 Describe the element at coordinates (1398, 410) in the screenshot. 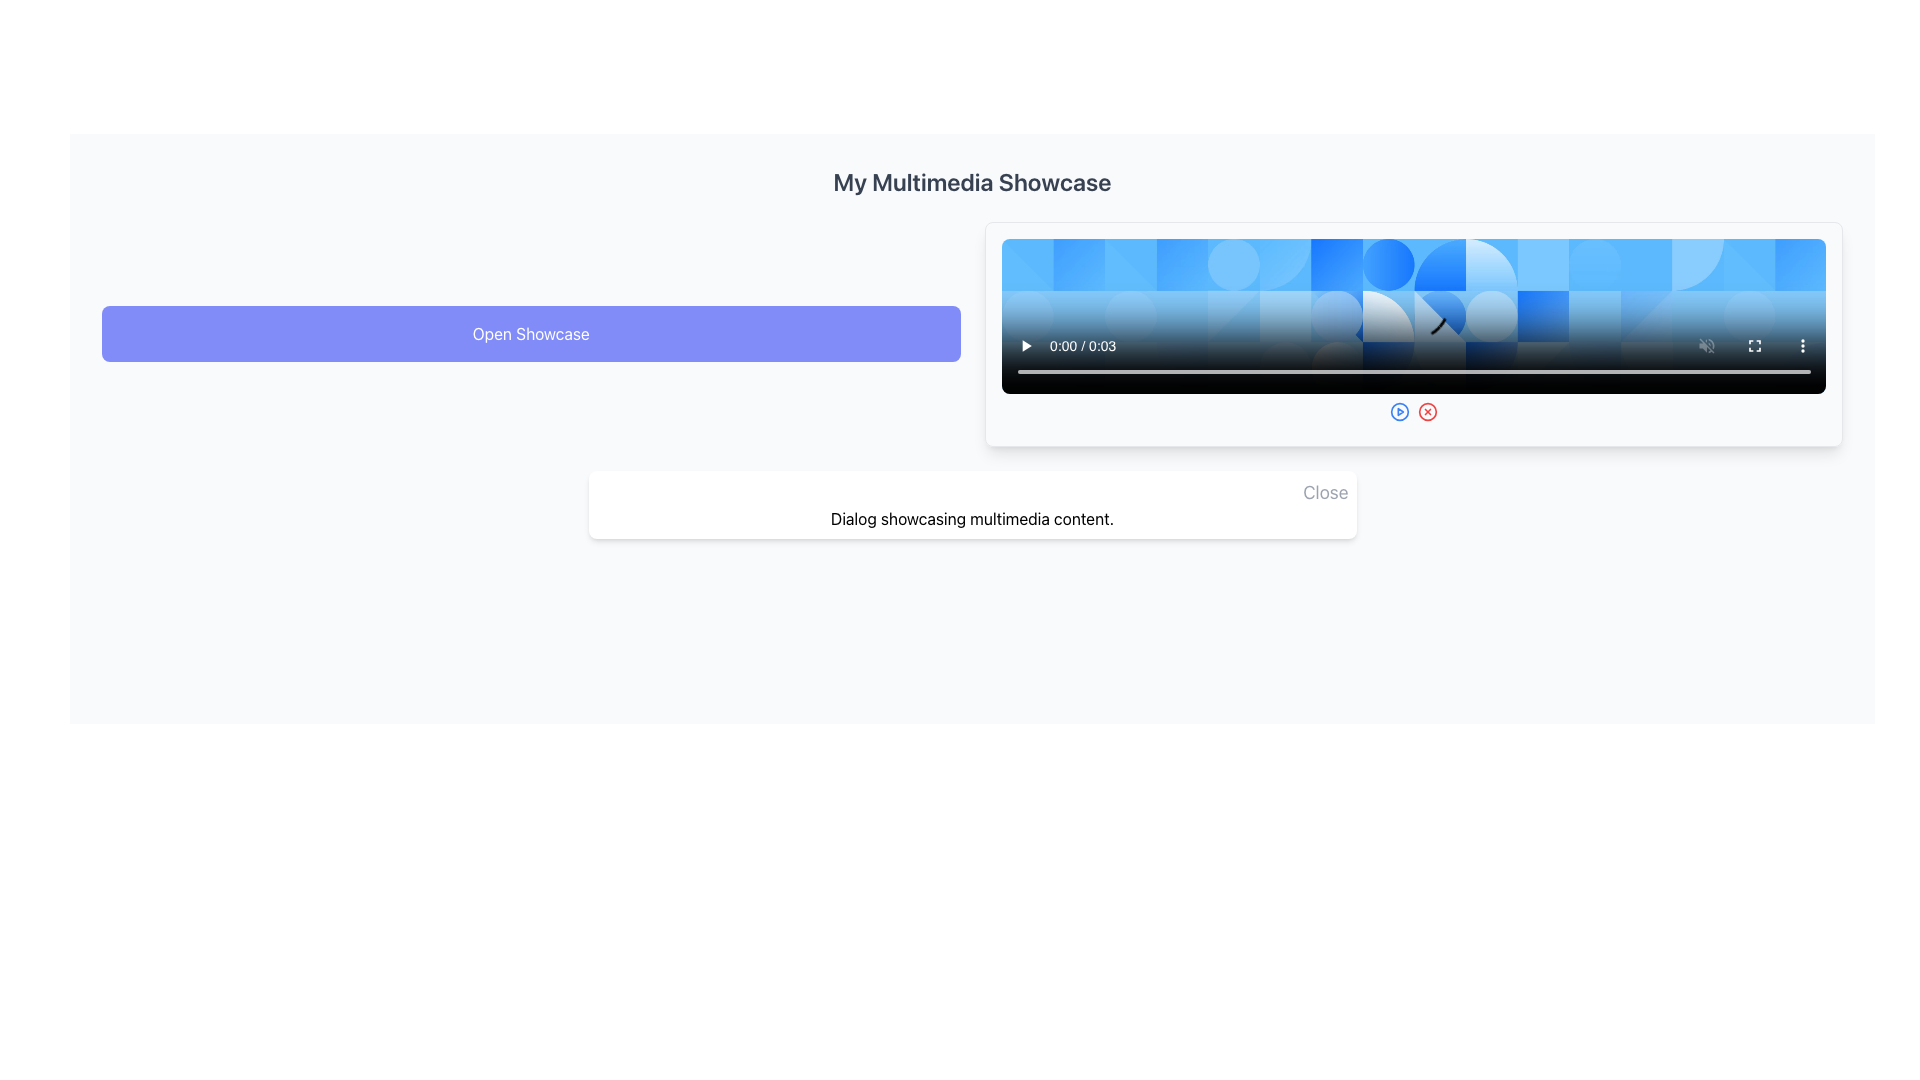

I see `the circular play button with a blue border and triangular play symbol` at that location.